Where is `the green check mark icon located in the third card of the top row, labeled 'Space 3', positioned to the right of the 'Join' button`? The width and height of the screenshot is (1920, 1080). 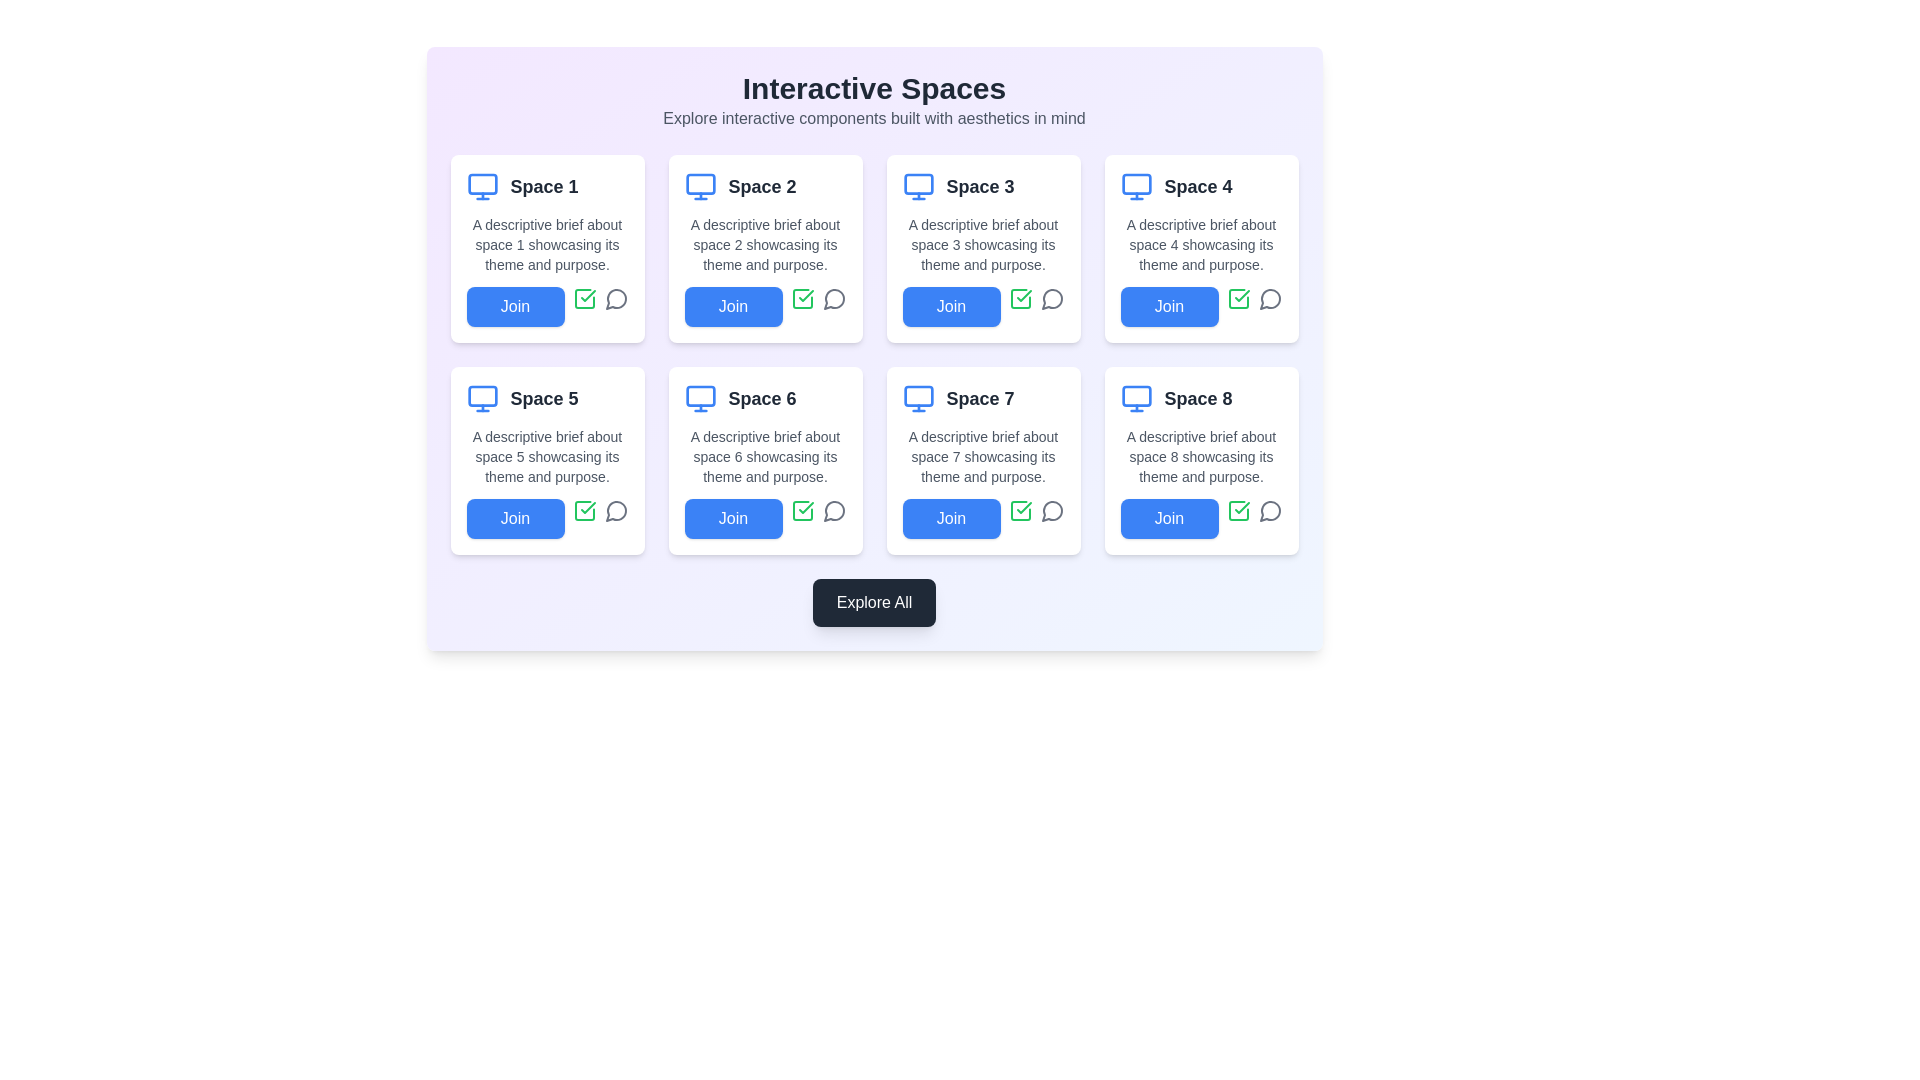 the green check mark icon located in the third card of the top row, labeled 'Space 3', positioned to the right of the 'Join' button is located at coordinates (1023, 296).